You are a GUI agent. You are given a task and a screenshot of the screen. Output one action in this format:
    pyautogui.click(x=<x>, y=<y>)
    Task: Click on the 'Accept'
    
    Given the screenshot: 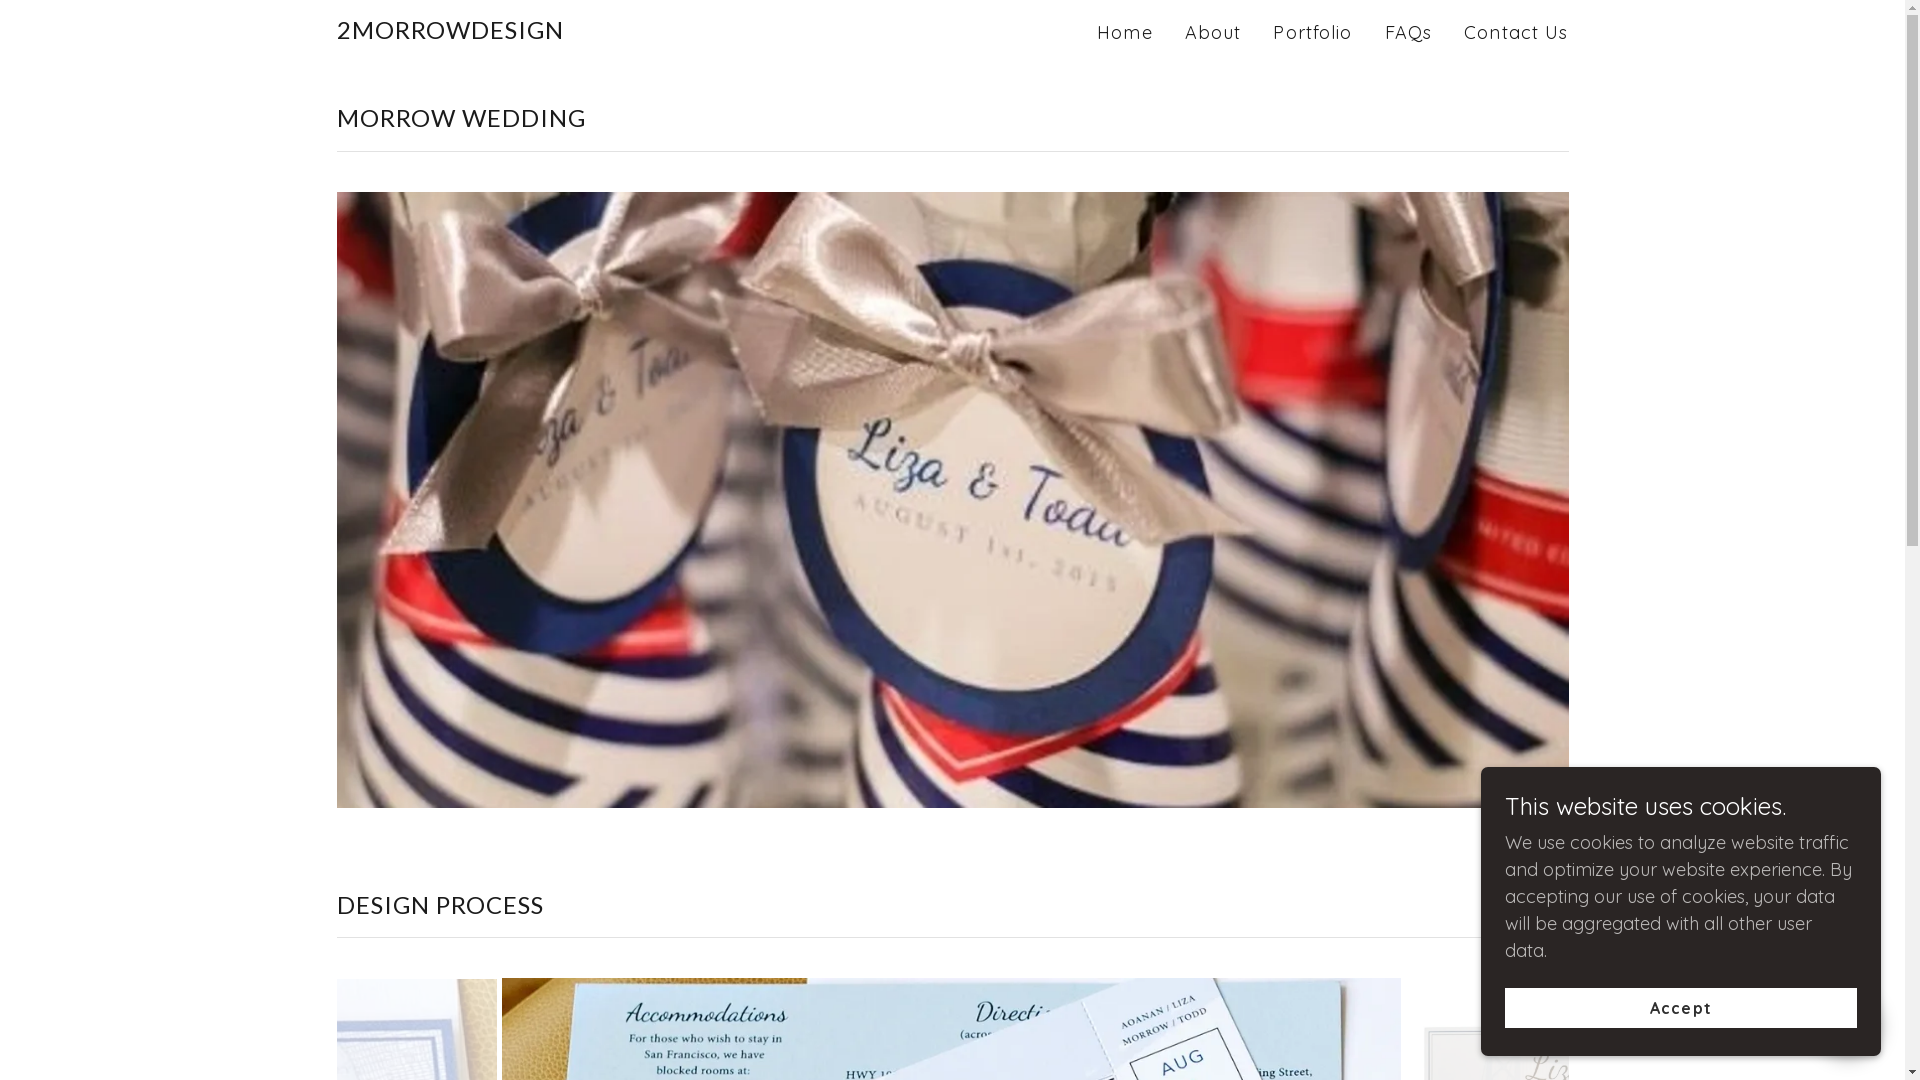 What is the action you would take?
    pyautogui.click(x=1680, y=1007)
    